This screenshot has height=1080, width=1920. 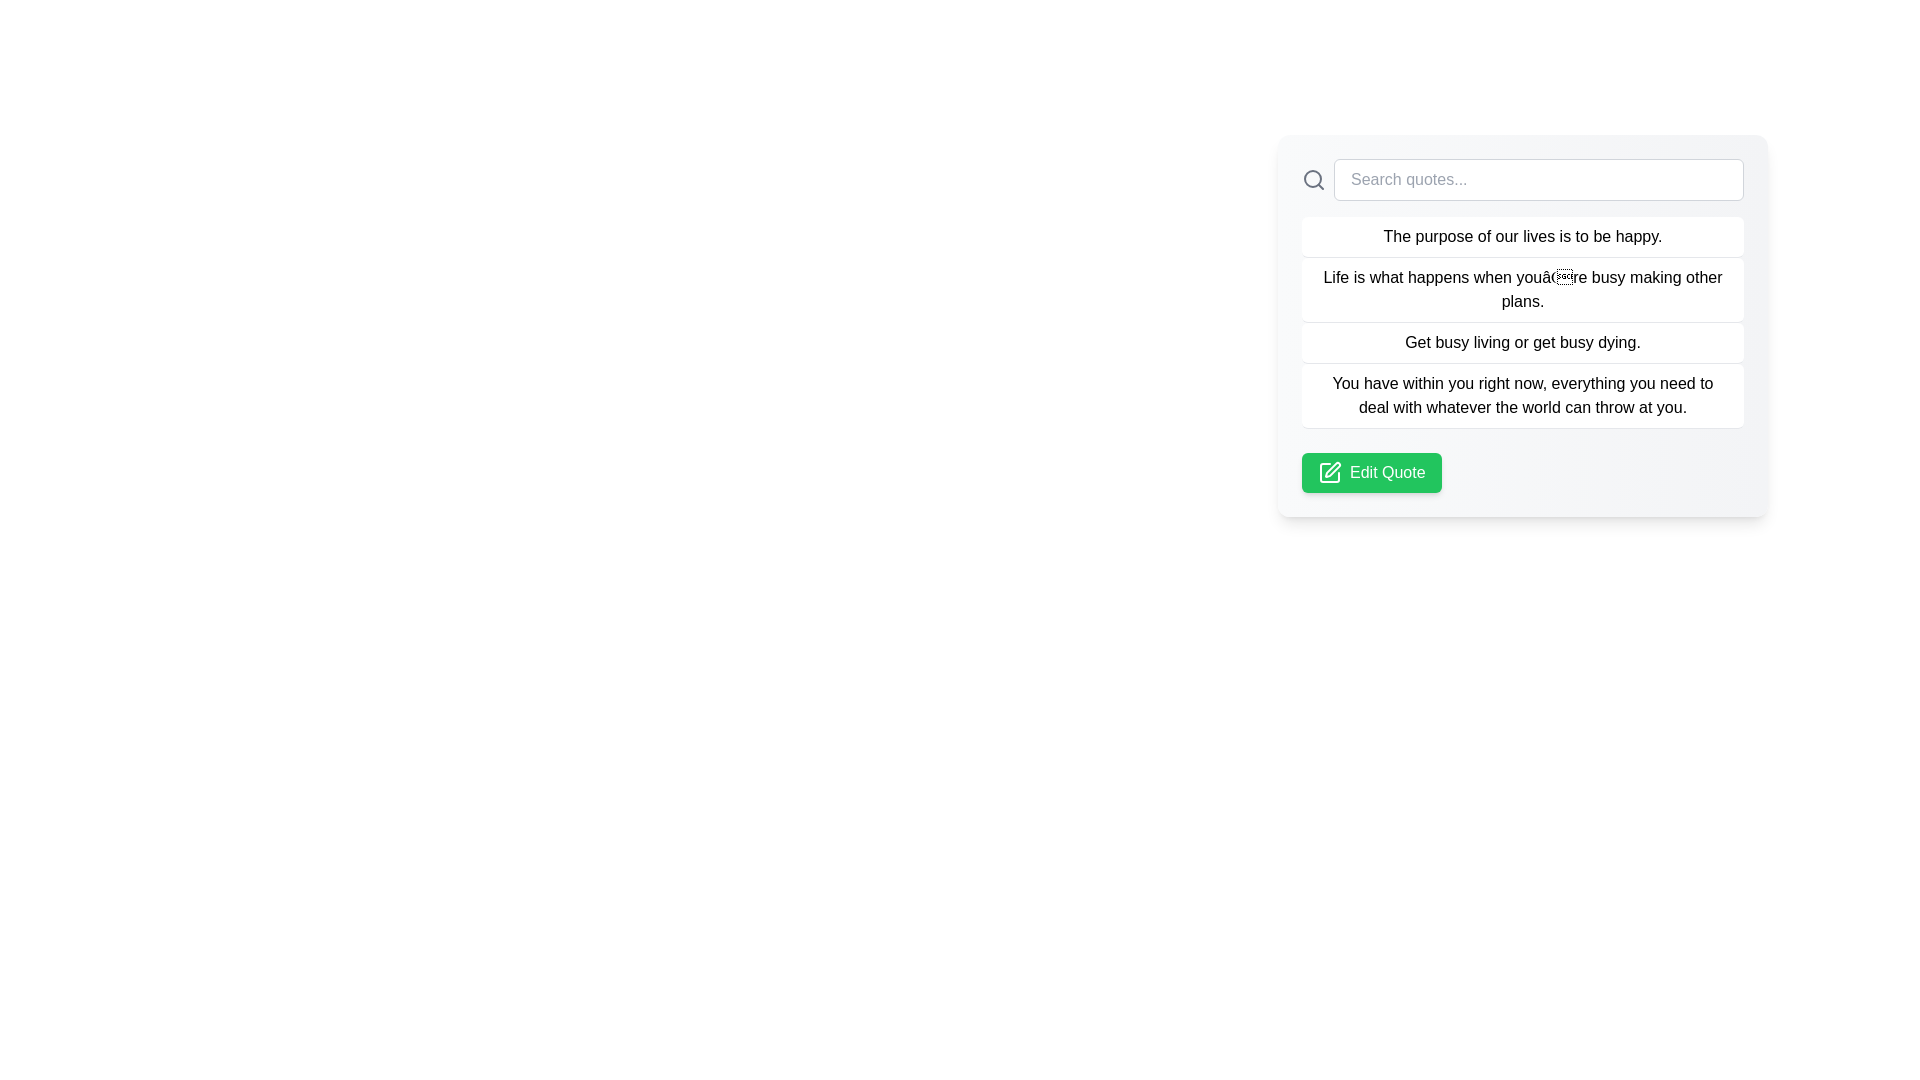 What do you see at coordinates (1521, 236) in the screenshot?
I see `the motivational quote display element, which is the first item in a vertically stacked list located below the search bar` at bounding box center [1521, 236].